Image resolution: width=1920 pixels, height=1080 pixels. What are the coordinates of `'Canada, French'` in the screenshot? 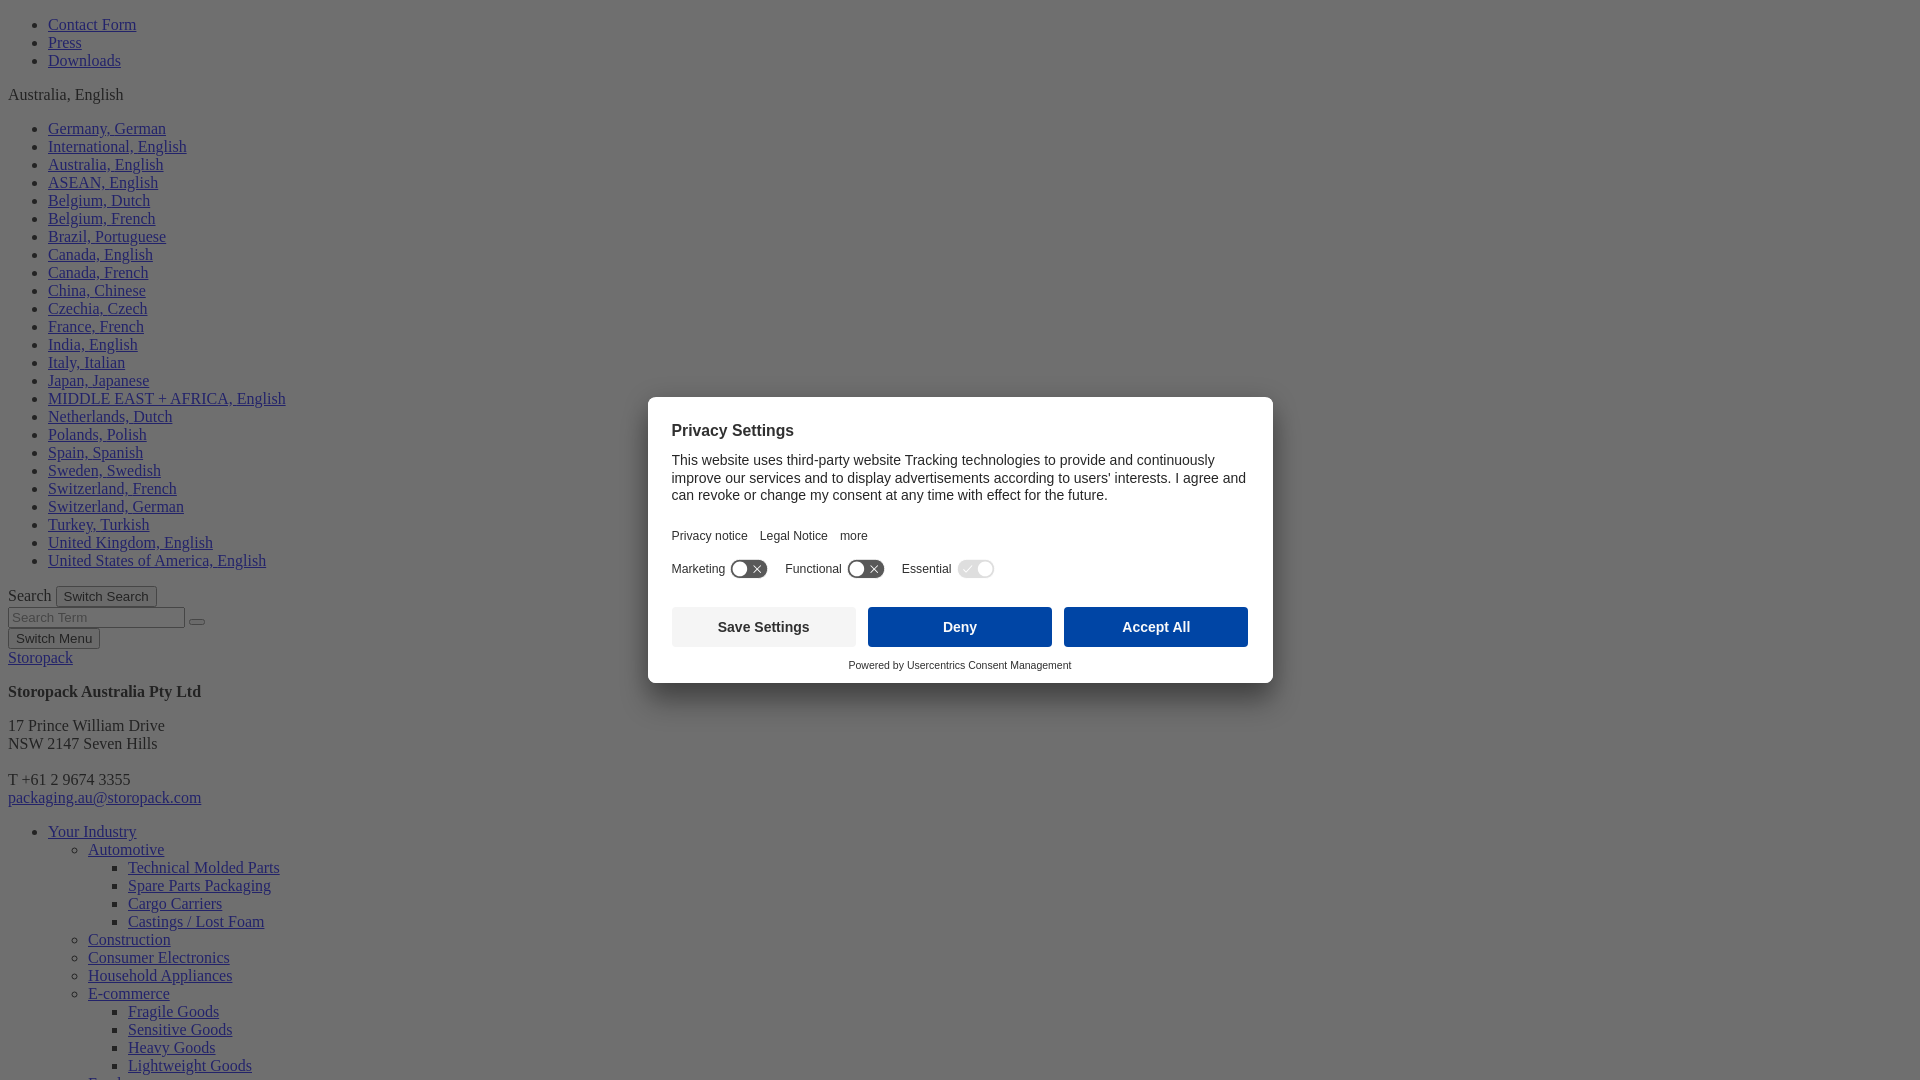 It's located at (96, 272).